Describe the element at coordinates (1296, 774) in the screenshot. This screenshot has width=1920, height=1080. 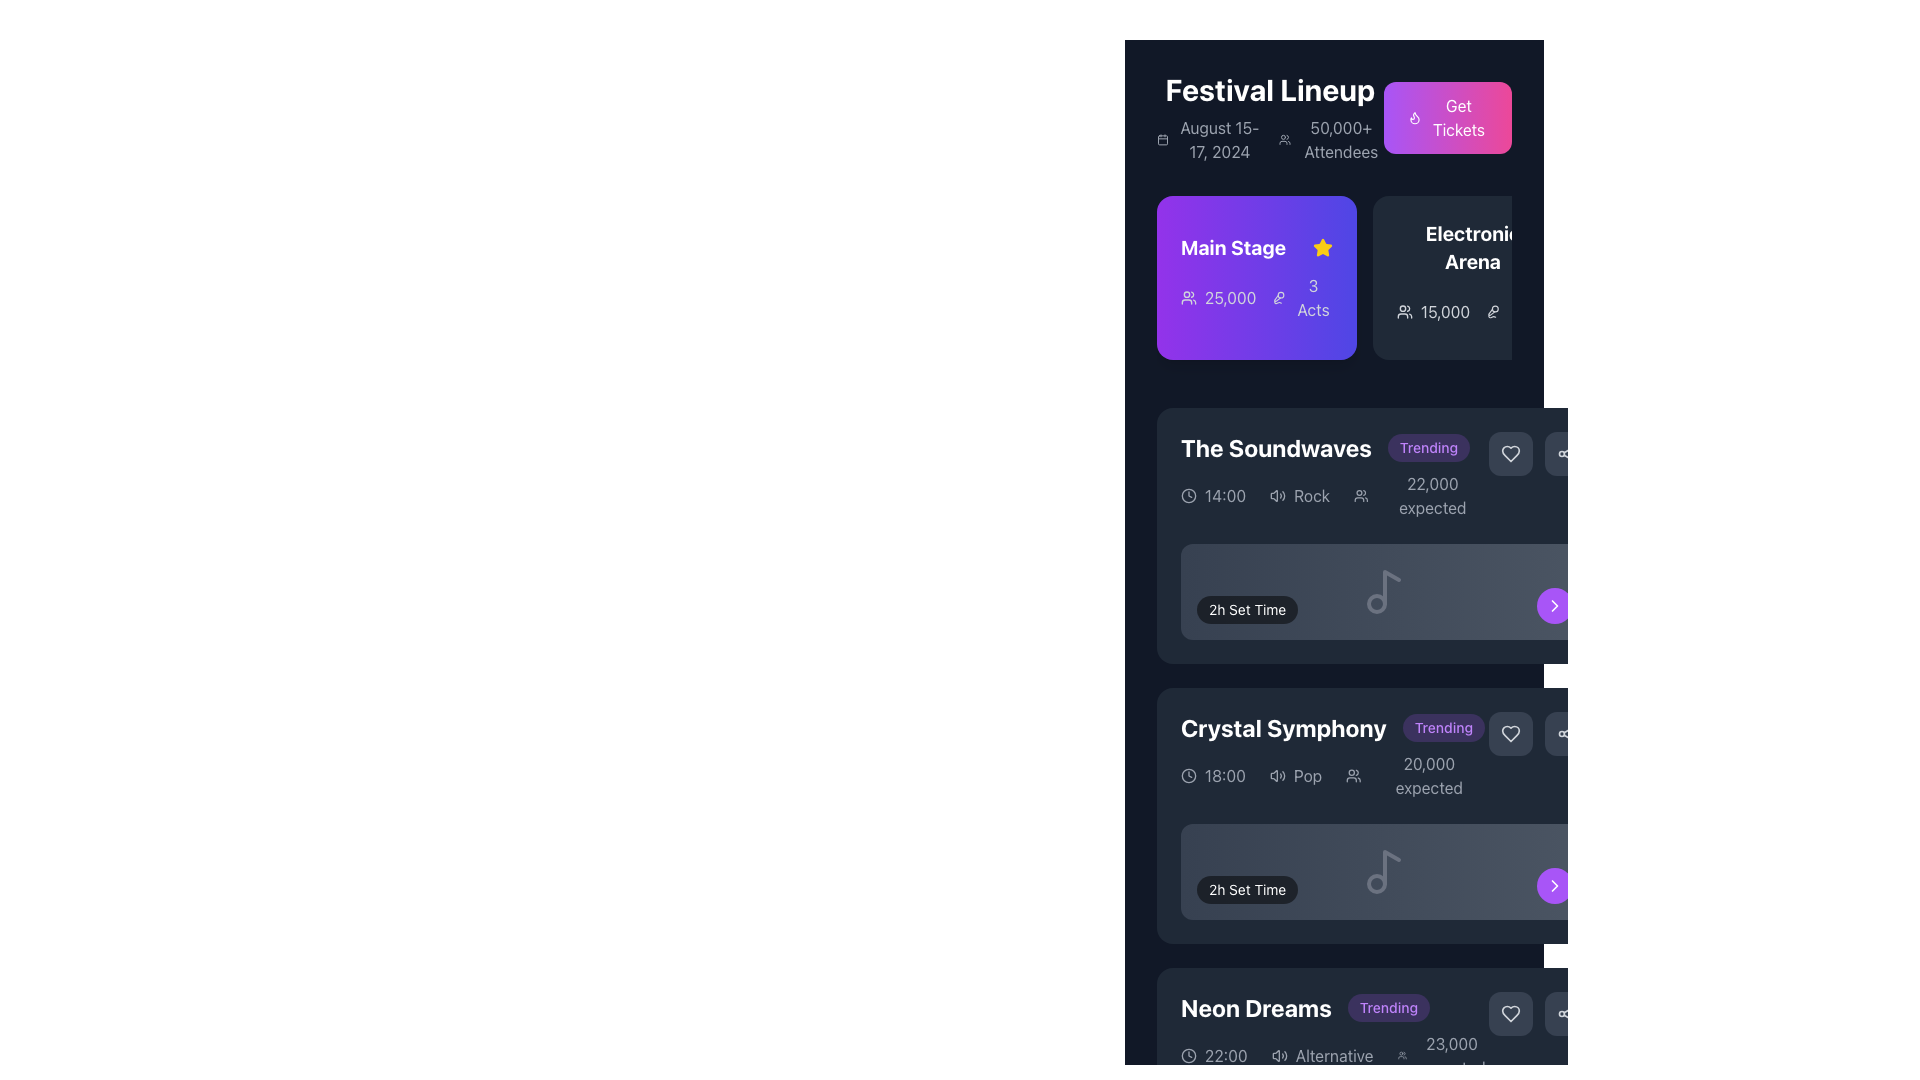
I see `text content of the small light gray label reading 'Pop', which is positioned horizontally next to a speaker icon, part of the music genre information display for 'Crystal Symphony'` at that location.